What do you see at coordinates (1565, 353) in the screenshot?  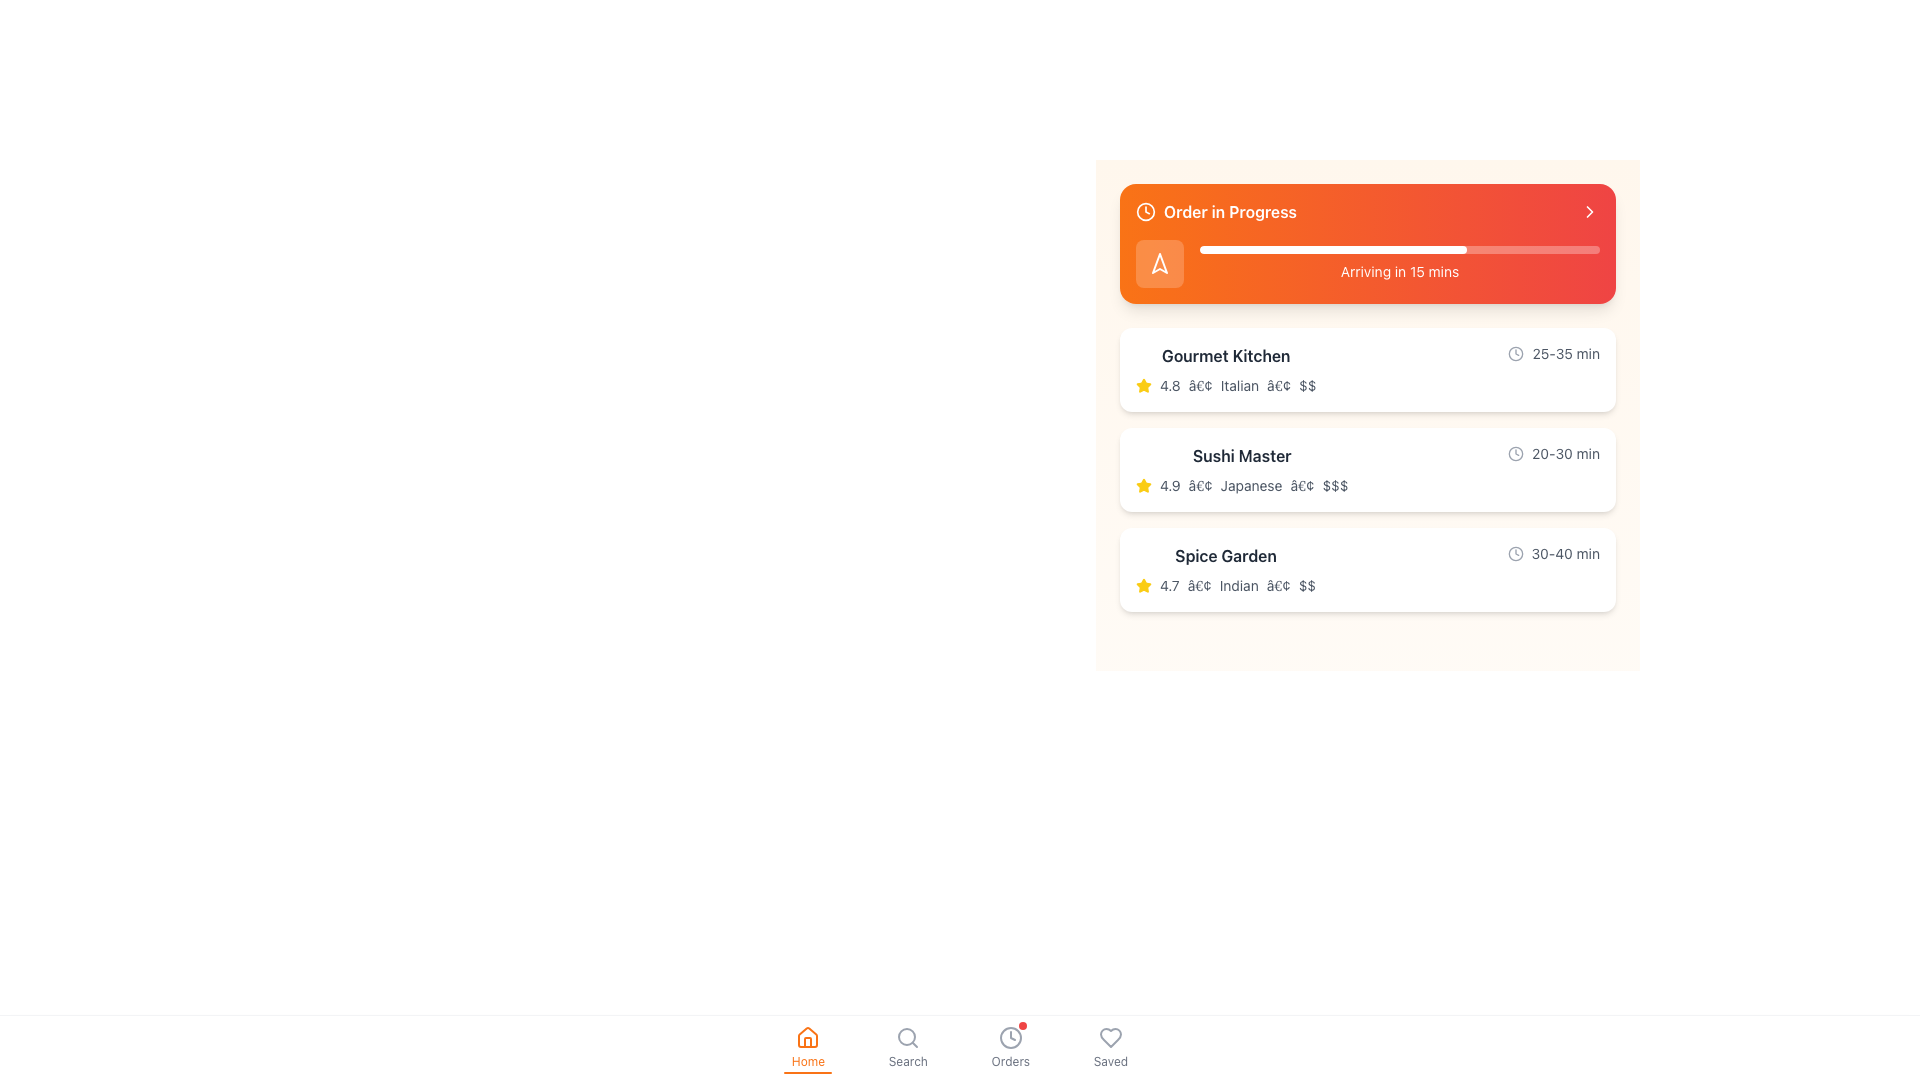 I see `the text element displaying '25-35 min' in dark gray color, located to the right of a clock icon, which is part of a restaurant options card` at bounding box center [1565, 353].